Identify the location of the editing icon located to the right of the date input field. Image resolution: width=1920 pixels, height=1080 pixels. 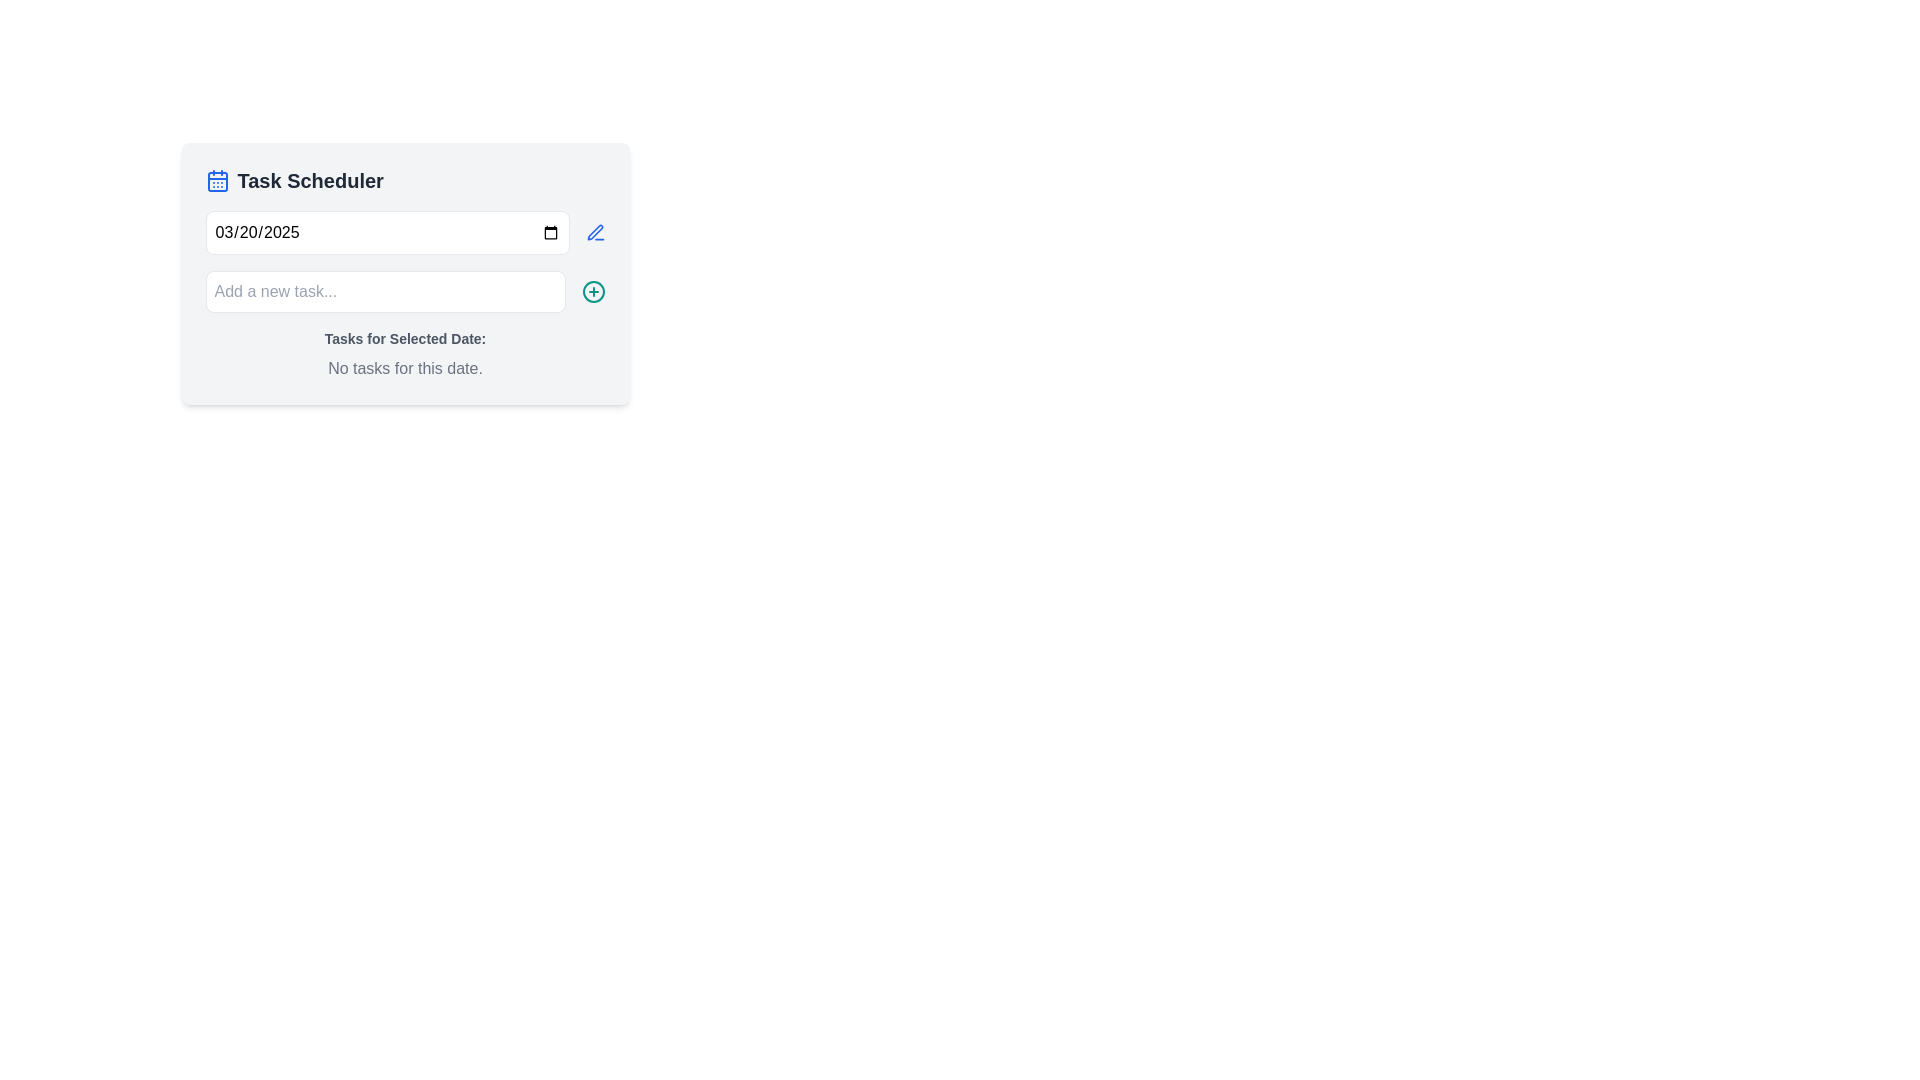
(594, 231).